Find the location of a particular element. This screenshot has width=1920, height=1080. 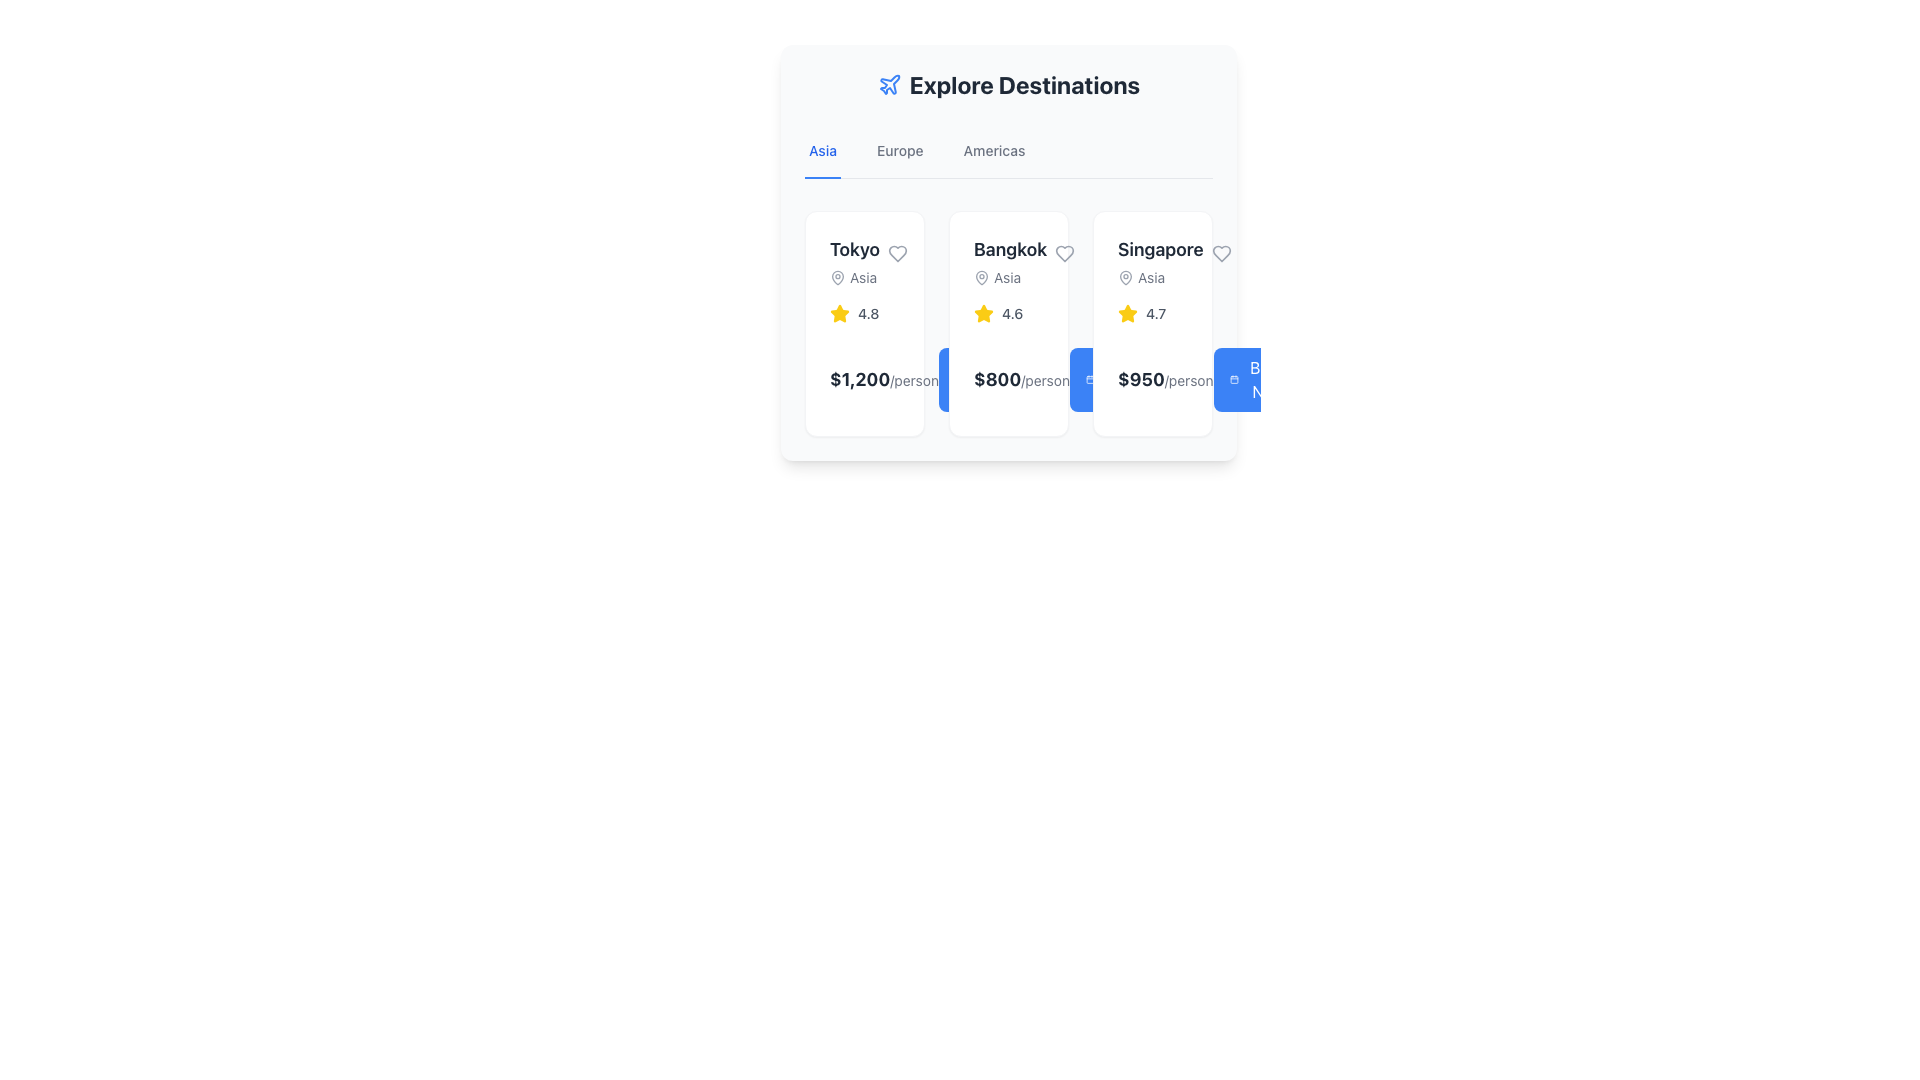

the Rating display element, which consists of a yellow star icon and the text '4.7' in medium-gray font, located in the third card below 'Singapore' and above the price information is located at coordinates (1152, 313).